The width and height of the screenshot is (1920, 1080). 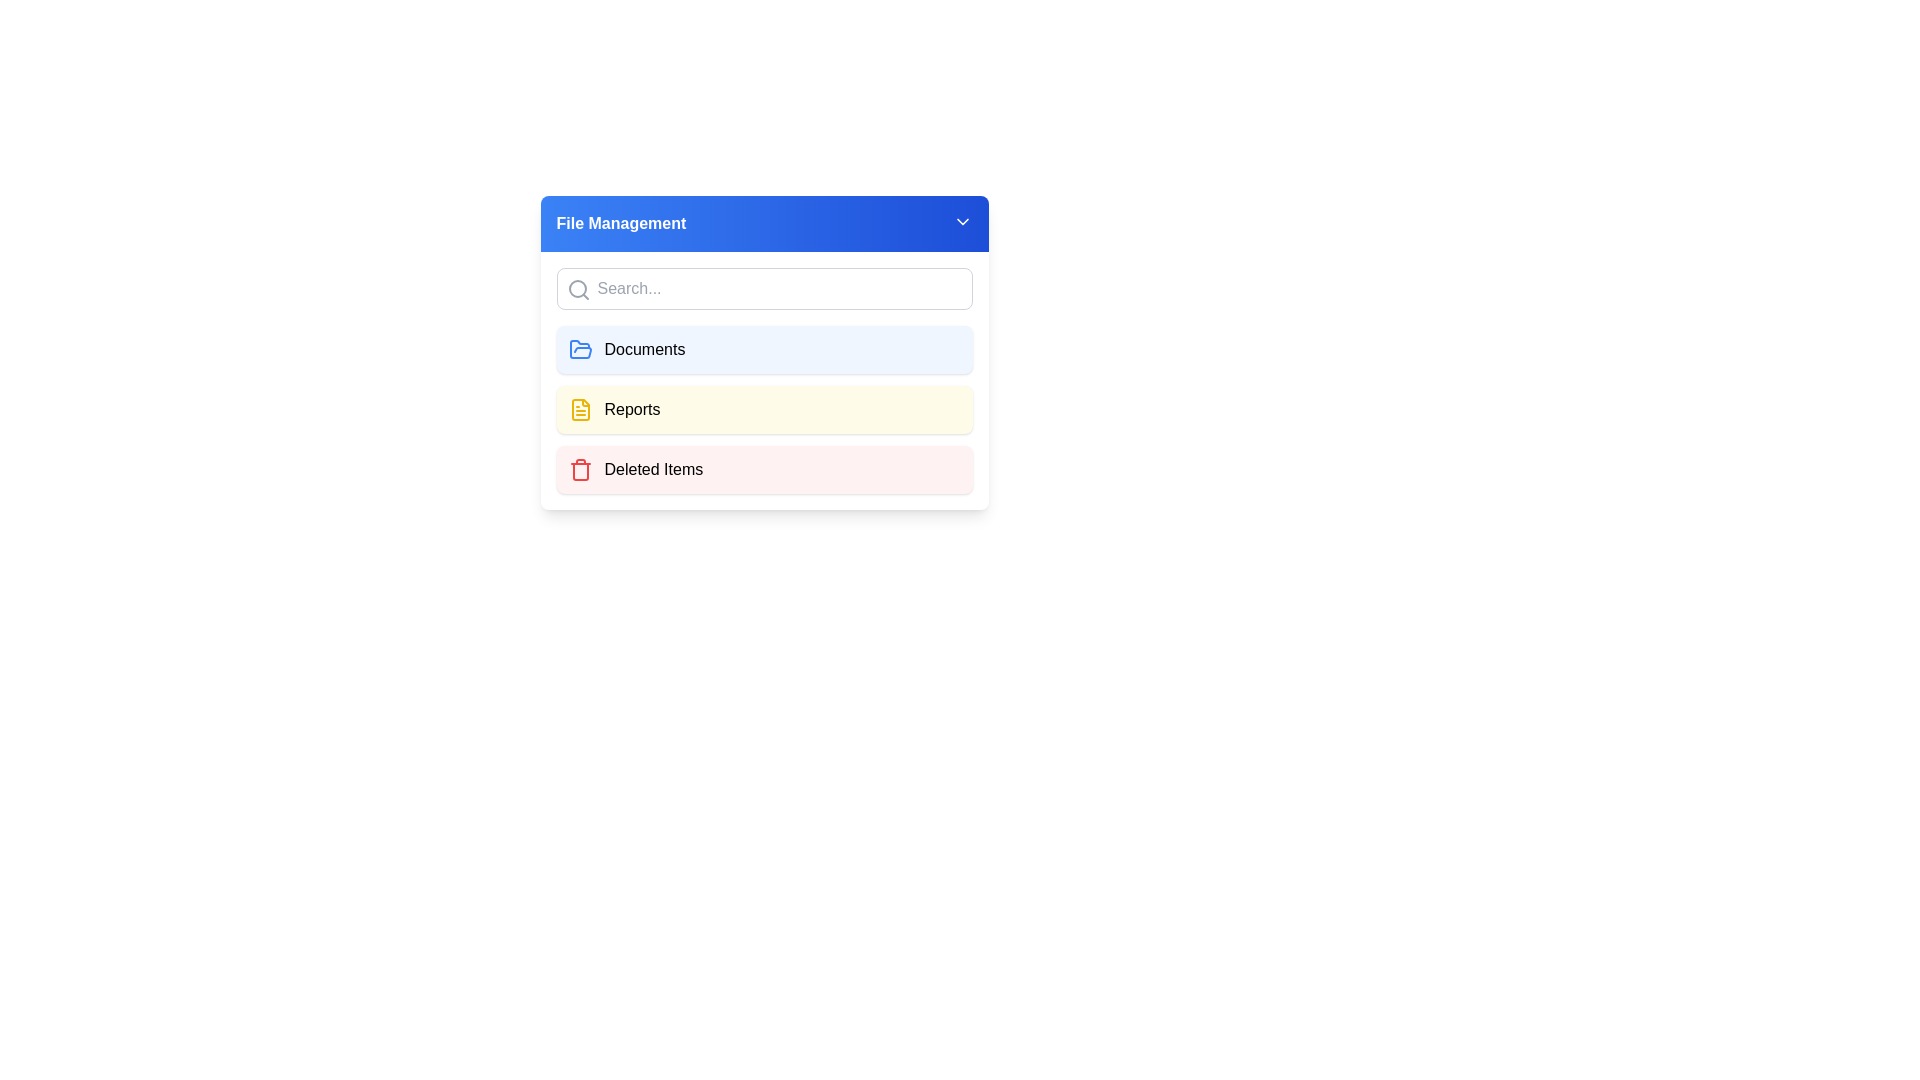 What do you see at coordinates (579, 470) in the screenshot?
I see `the representation of the trash bin icon, which is styled in red and located to the left of the 'Deleted Items' text label in the 'File Management' menu` at bounding box center [579, 470].